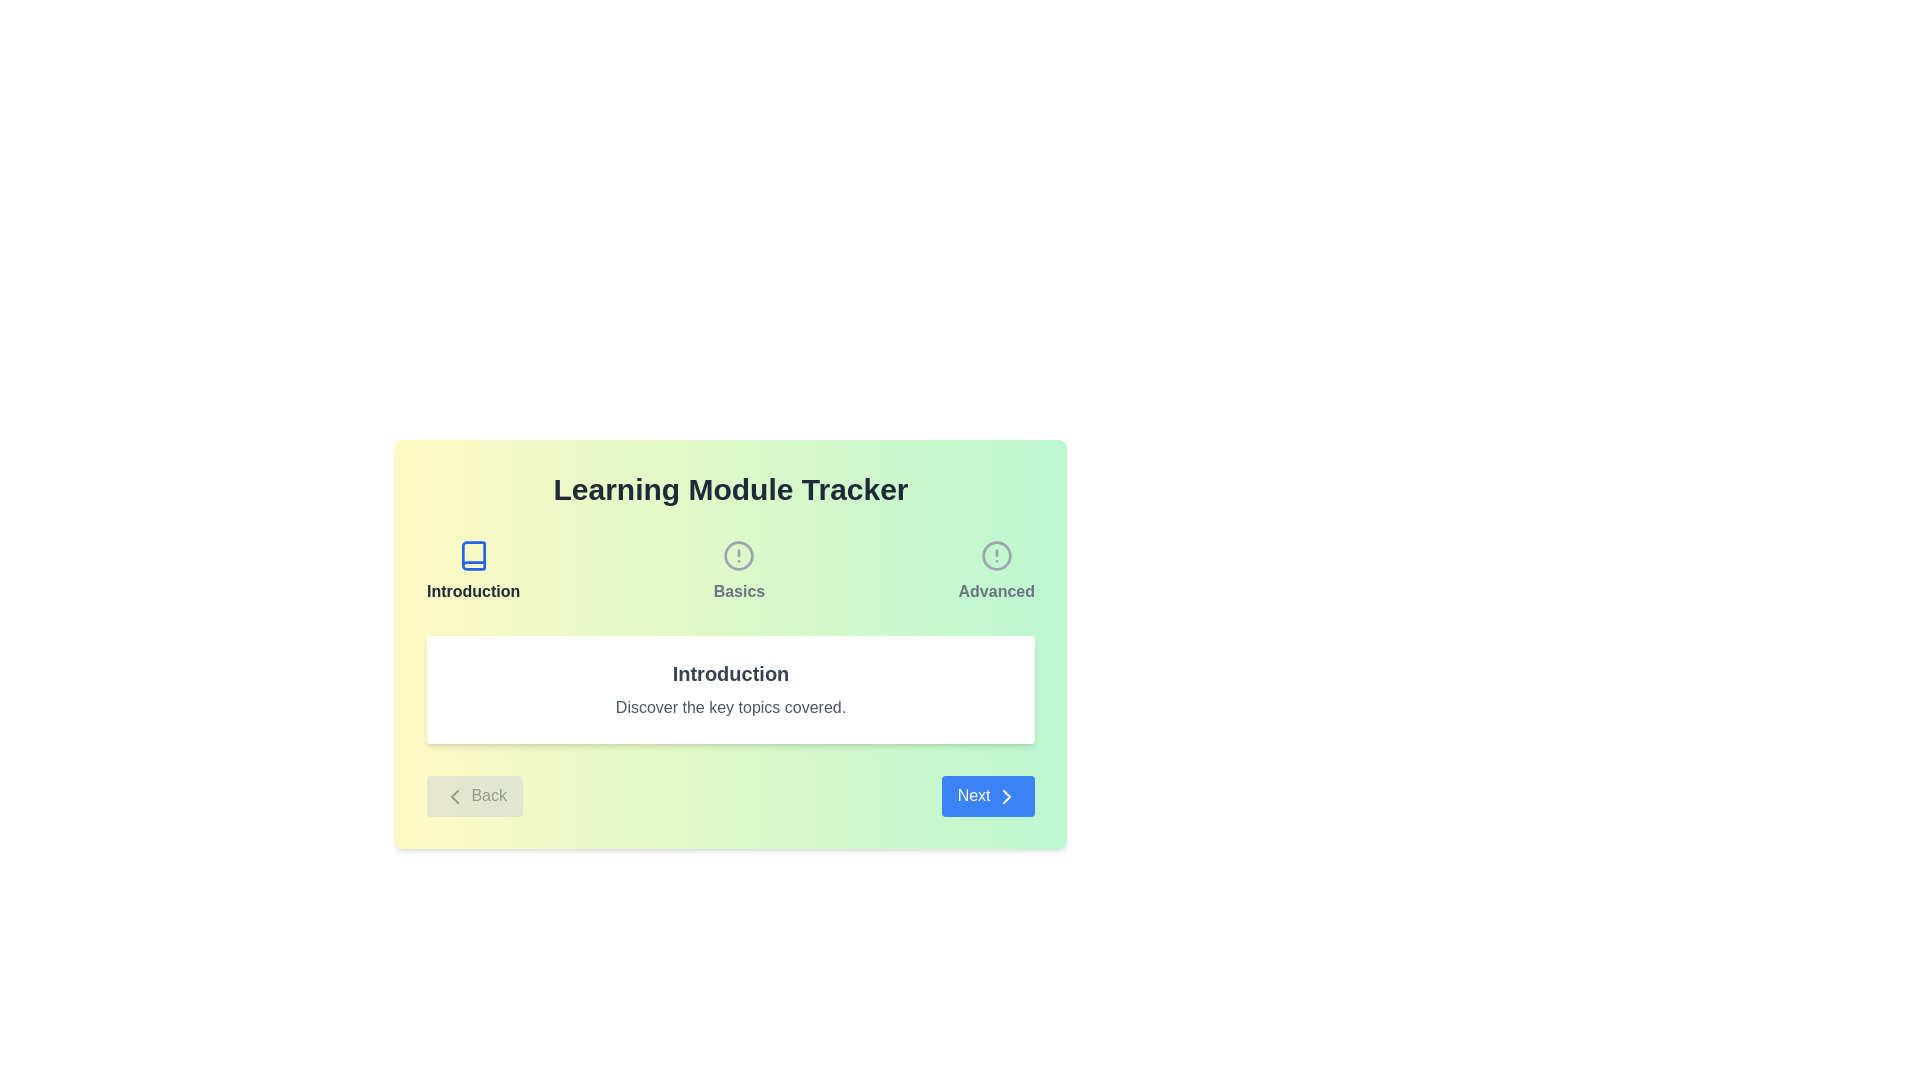  Describe the element at coordinates (454, 794) in the screenshot. I see `the backward navigation icon within the 'Back' button located at the lower-left corner of the card interface` at that location.